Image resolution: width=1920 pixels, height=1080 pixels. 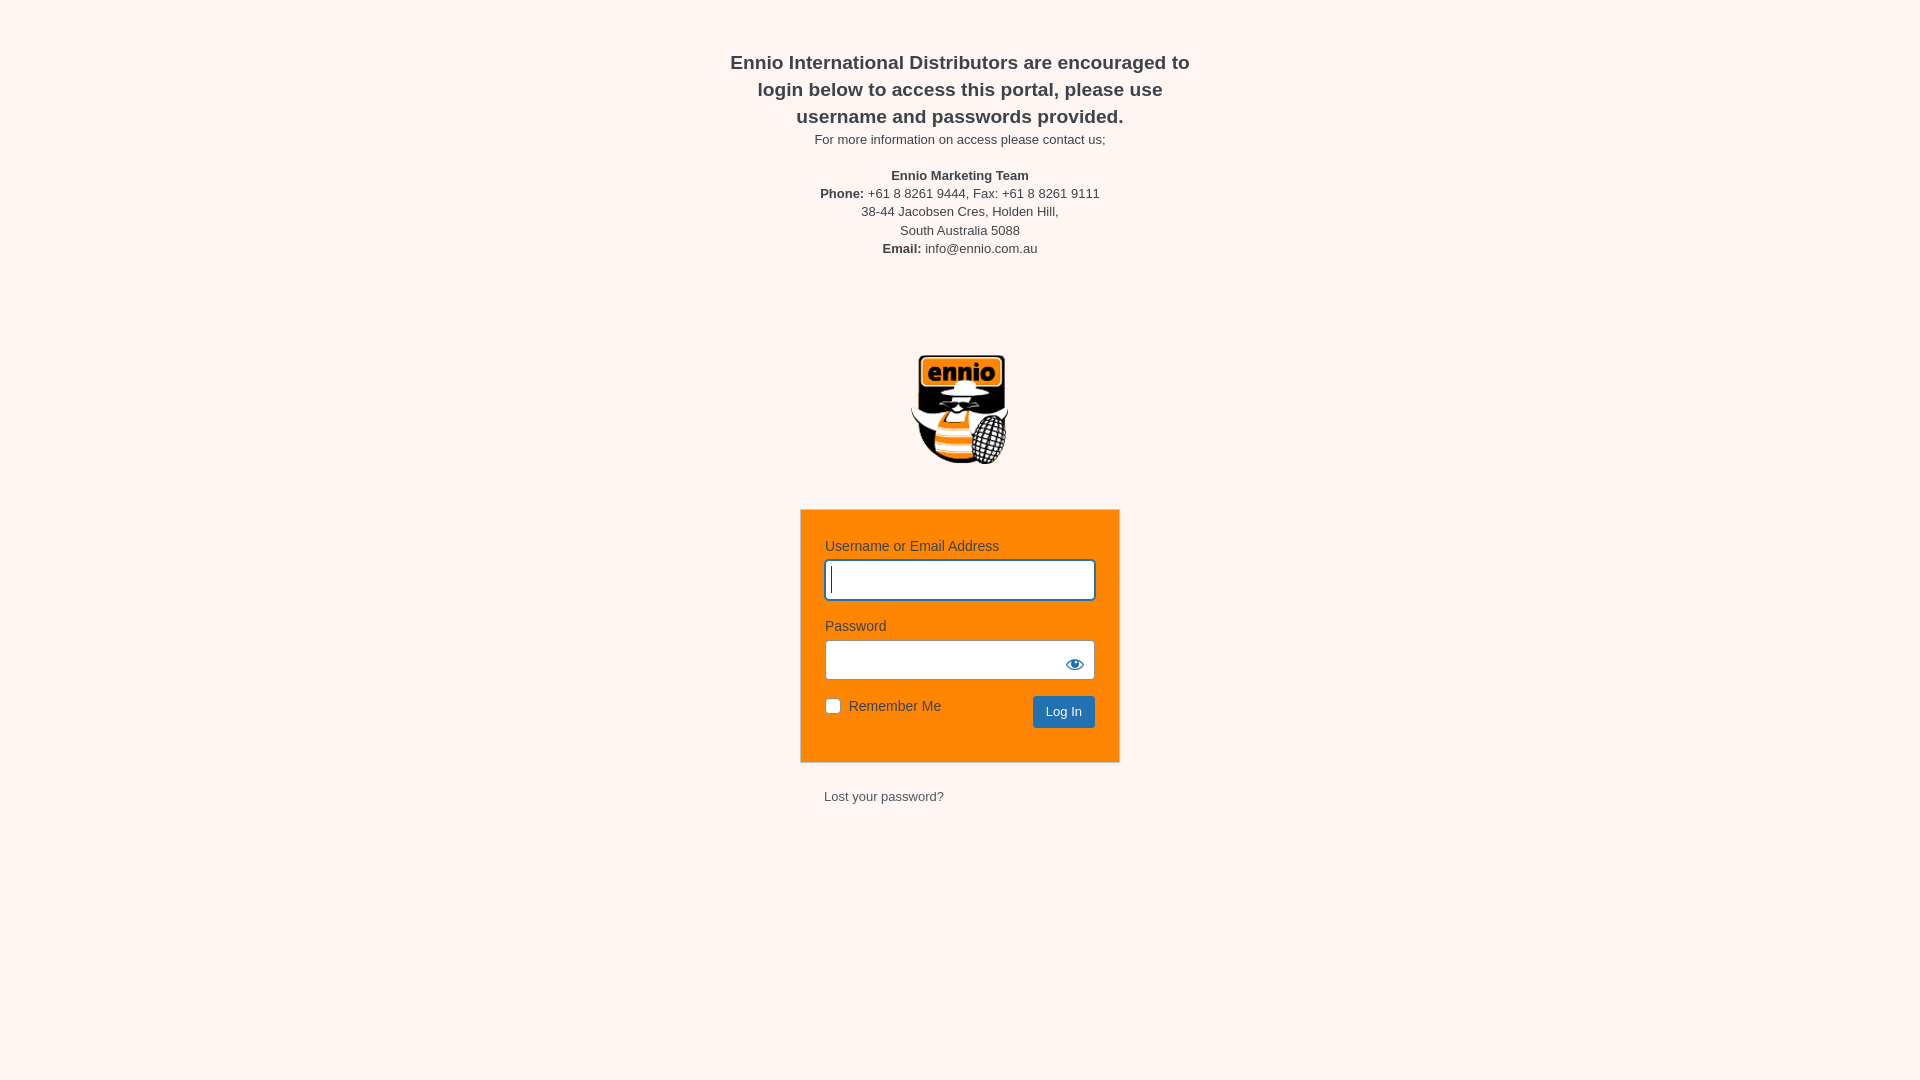 I want to click on 'Log In', so click(x=1063, y=711).